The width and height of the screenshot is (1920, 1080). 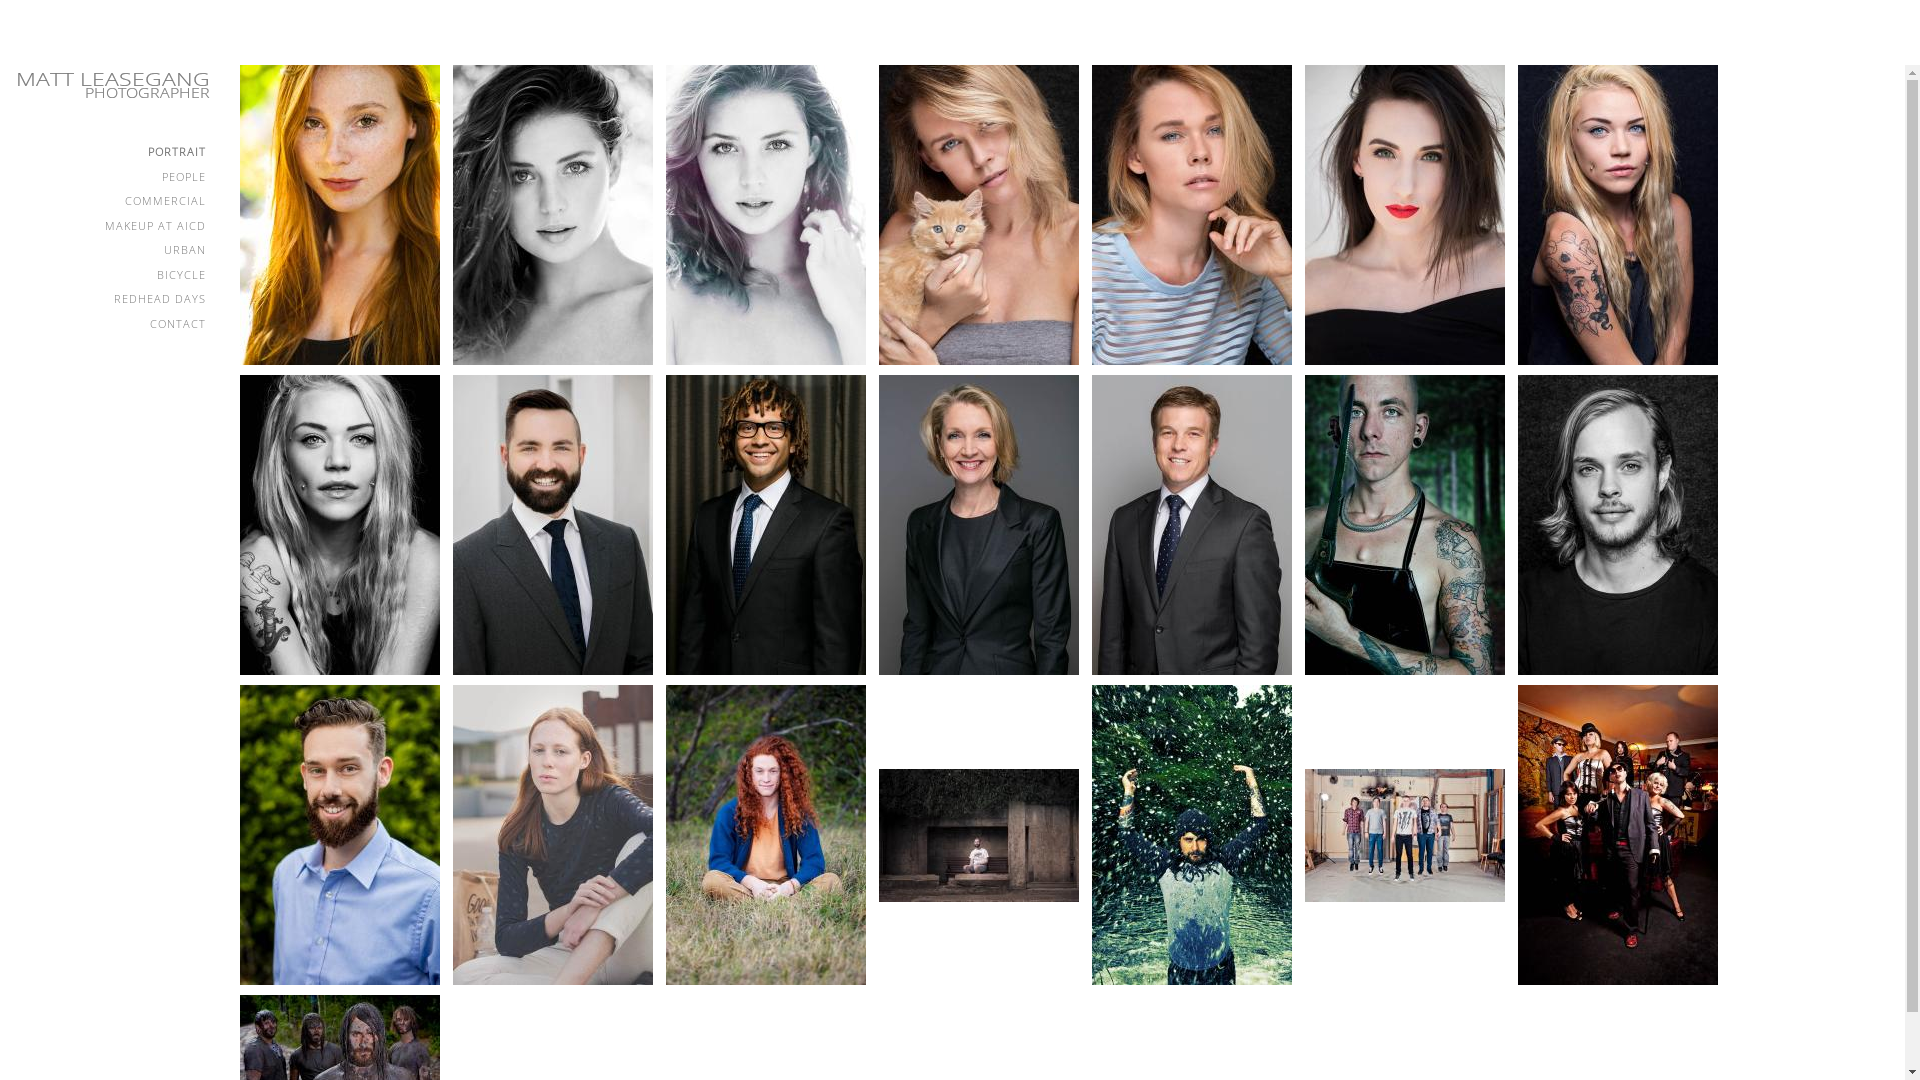 I want to click on 'COMMERCIAL', so click(x=109, y=201).